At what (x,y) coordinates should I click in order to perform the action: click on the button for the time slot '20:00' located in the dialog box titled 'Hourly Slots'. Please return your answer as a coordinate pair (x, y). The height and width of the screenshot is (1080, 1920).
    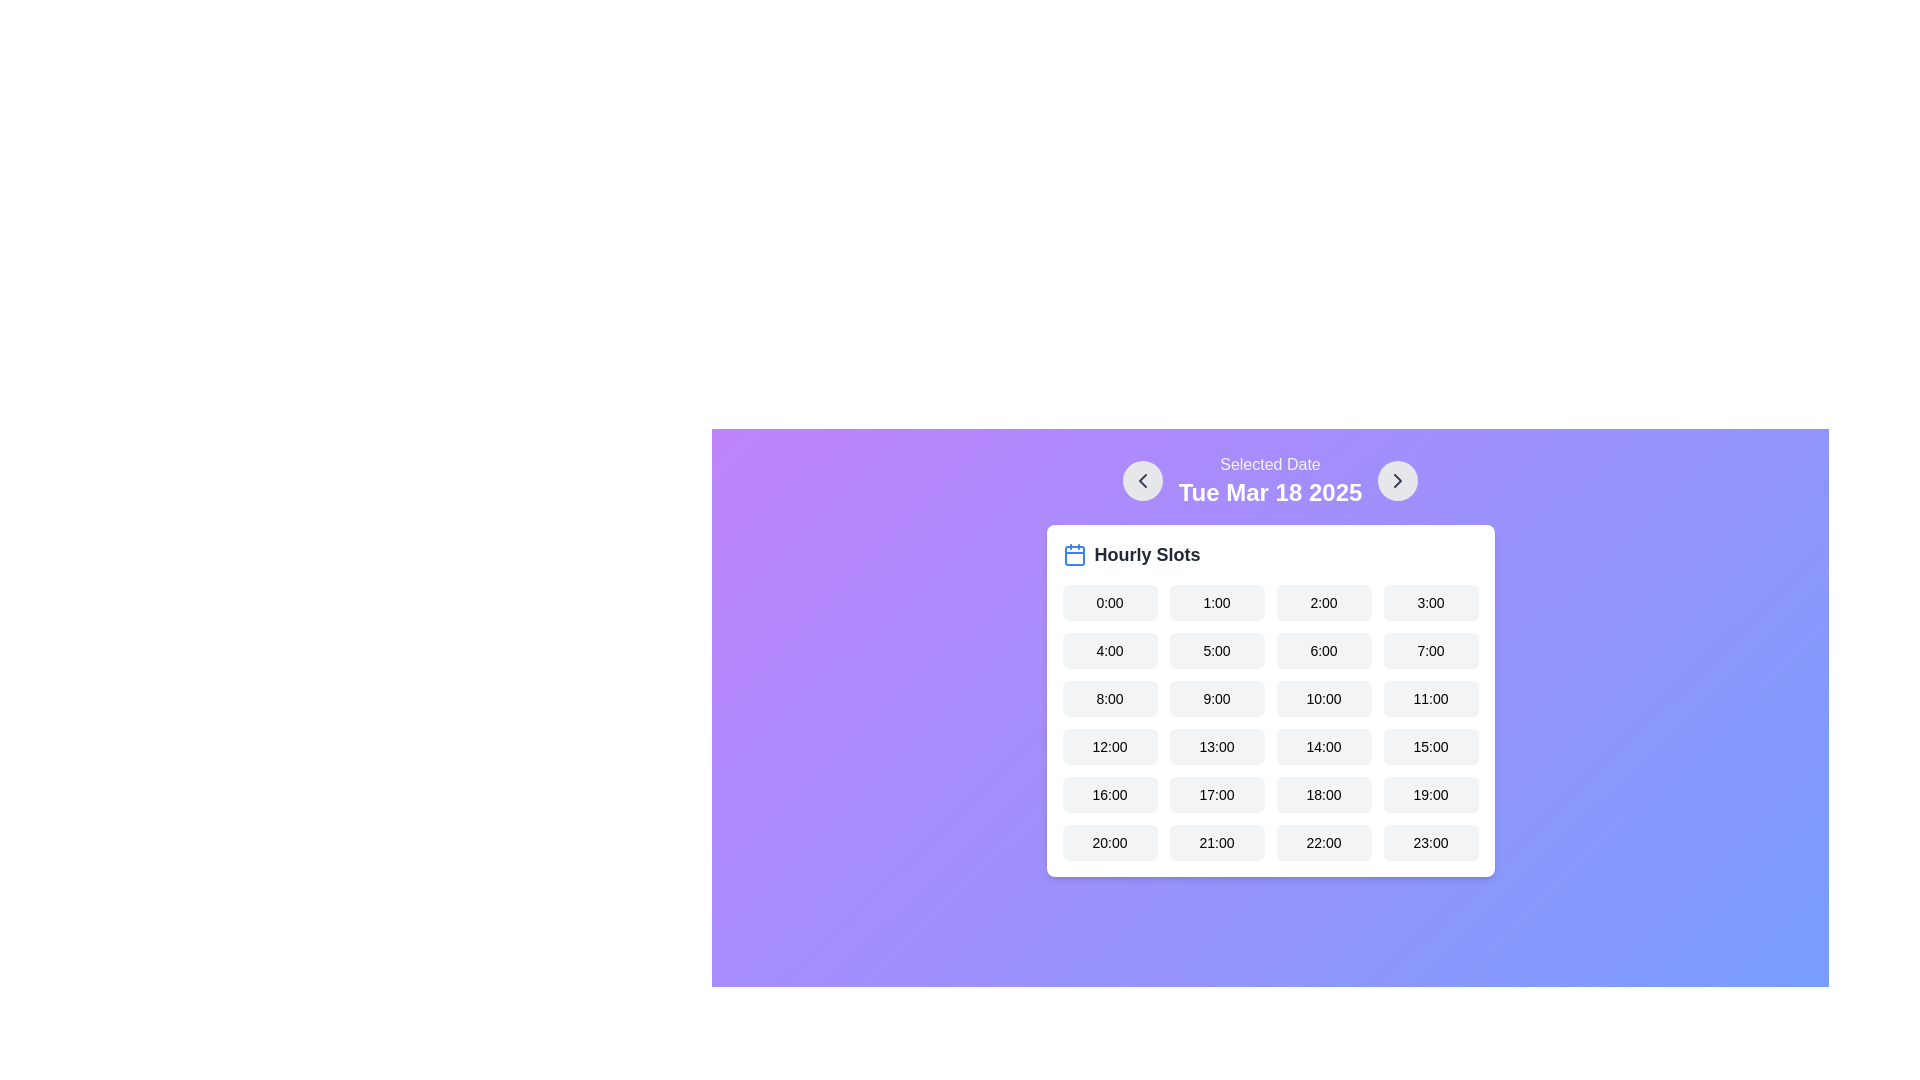
    Looking at the image, I should click on (1108, 843).